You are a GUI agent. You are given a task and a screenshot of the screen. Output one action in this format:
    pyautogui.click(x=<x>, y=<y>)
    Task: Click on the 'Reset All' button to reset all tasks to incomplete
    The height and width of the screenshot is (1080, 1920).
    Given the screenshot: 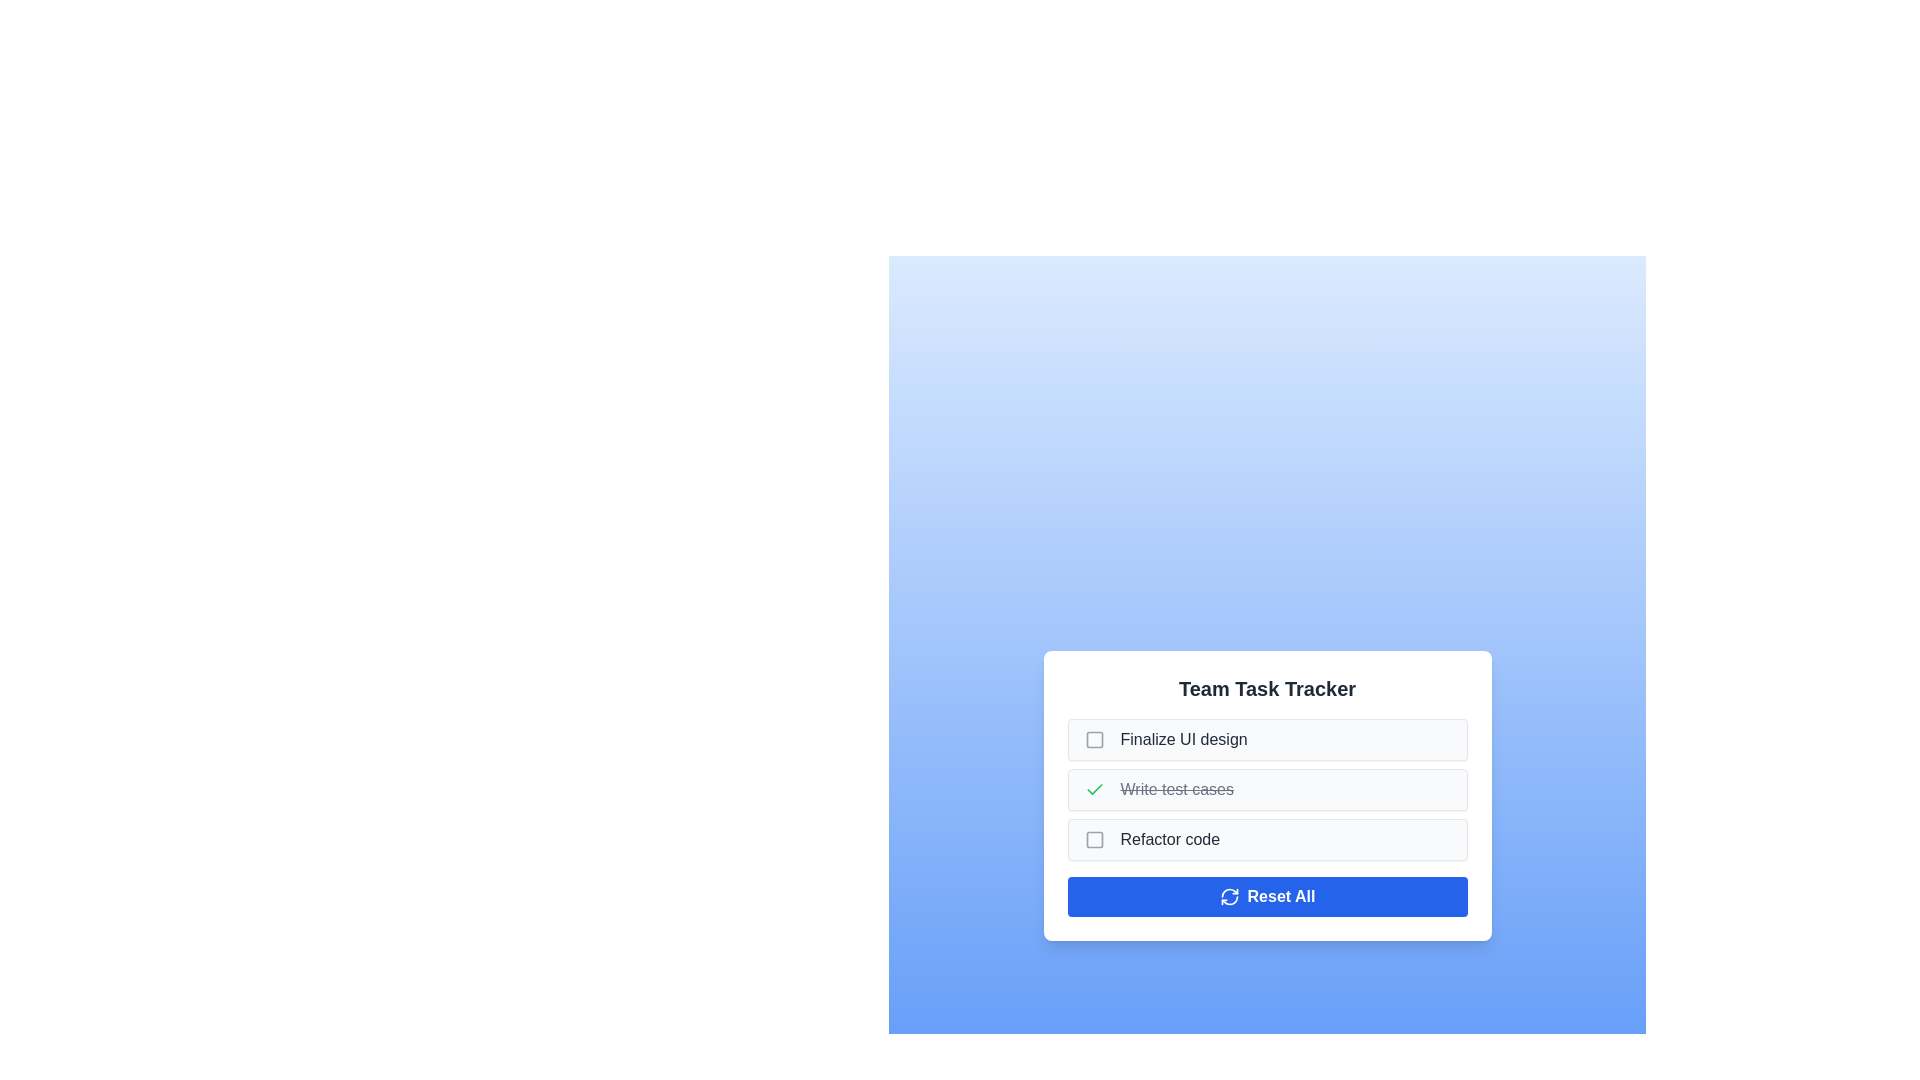 What is the action you would take?
    pyautogui.click(x=1266, y=896)
    